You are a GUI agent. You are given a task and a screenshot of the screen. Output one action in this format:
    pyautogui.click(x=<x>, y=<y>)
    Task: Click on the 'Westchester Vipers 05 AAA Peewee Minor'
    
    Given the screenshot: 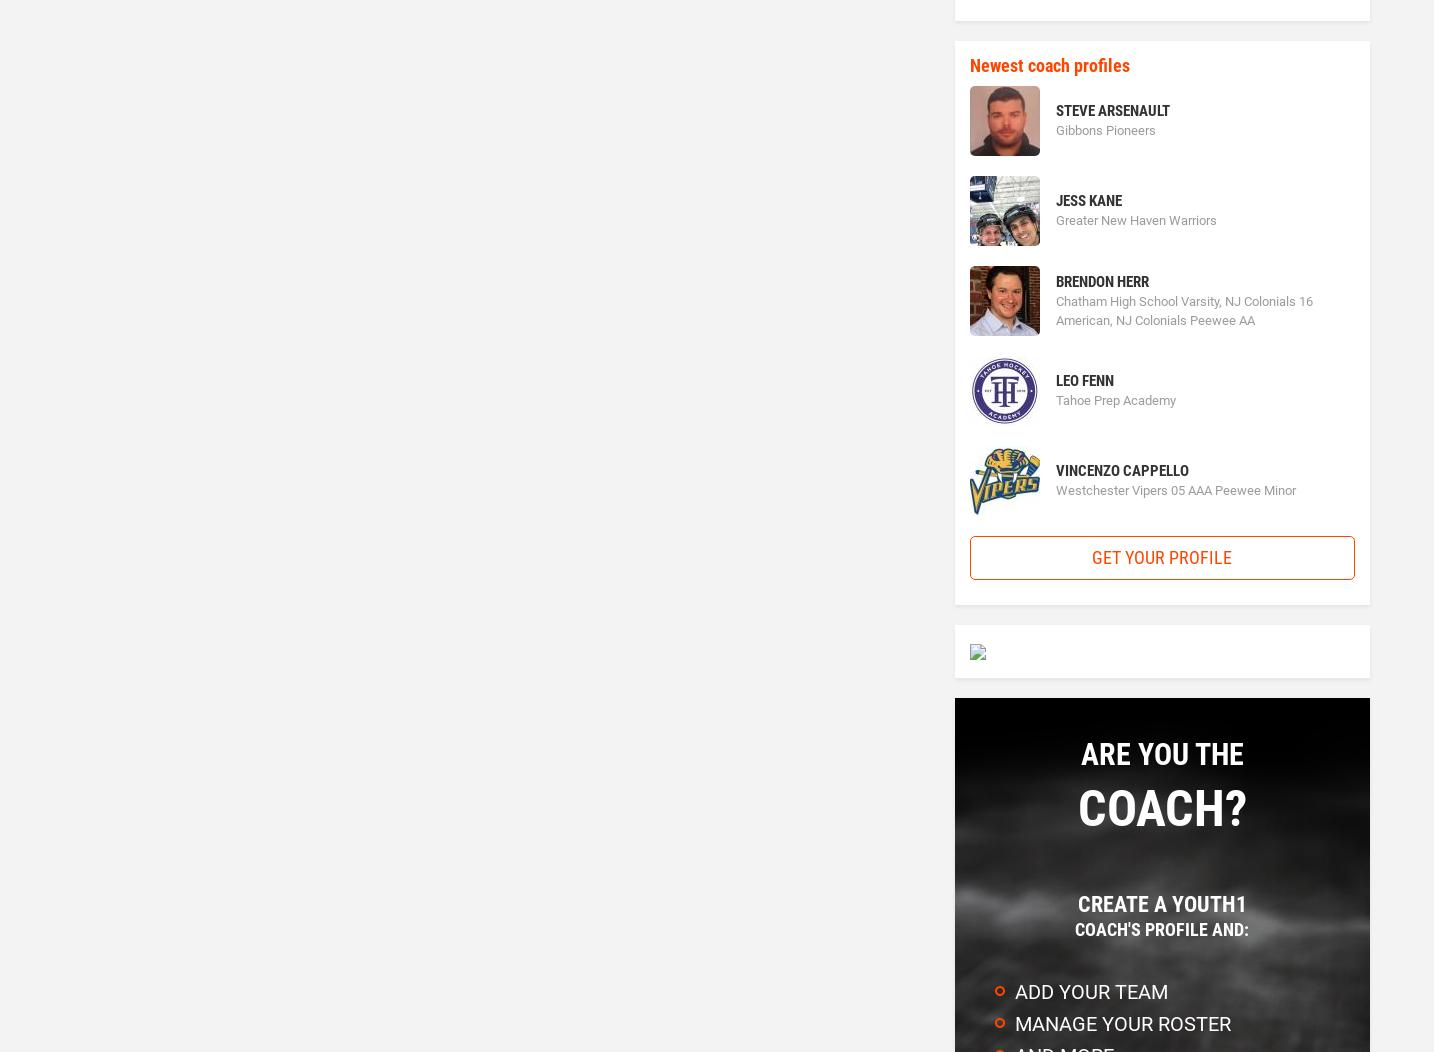 What is the action you would take?
    pyautogui.click(x=1053, y=489)
    